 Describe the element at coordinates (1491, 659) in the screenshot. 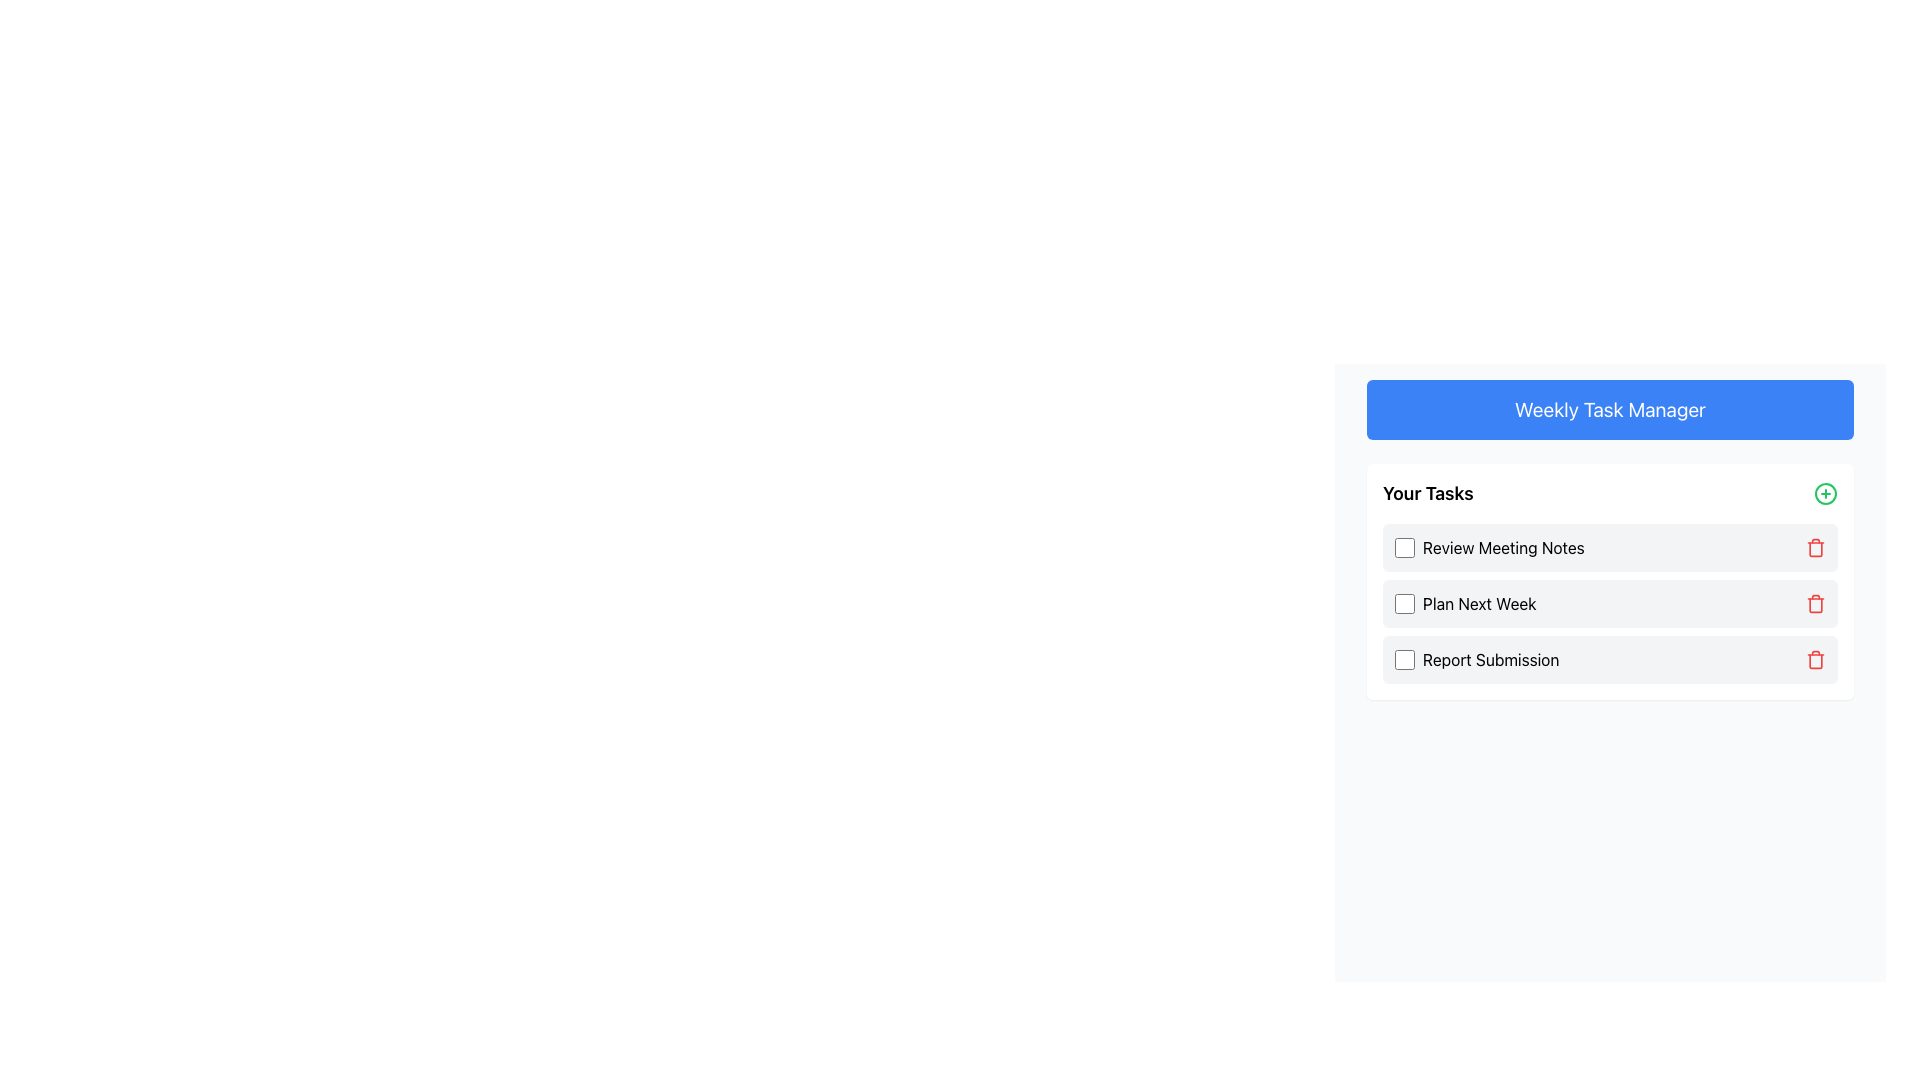

I see `the 'Report Submission' text label, which is the third item in the task list and is displayed in black sans-serif font next to a checkbox` at that location.